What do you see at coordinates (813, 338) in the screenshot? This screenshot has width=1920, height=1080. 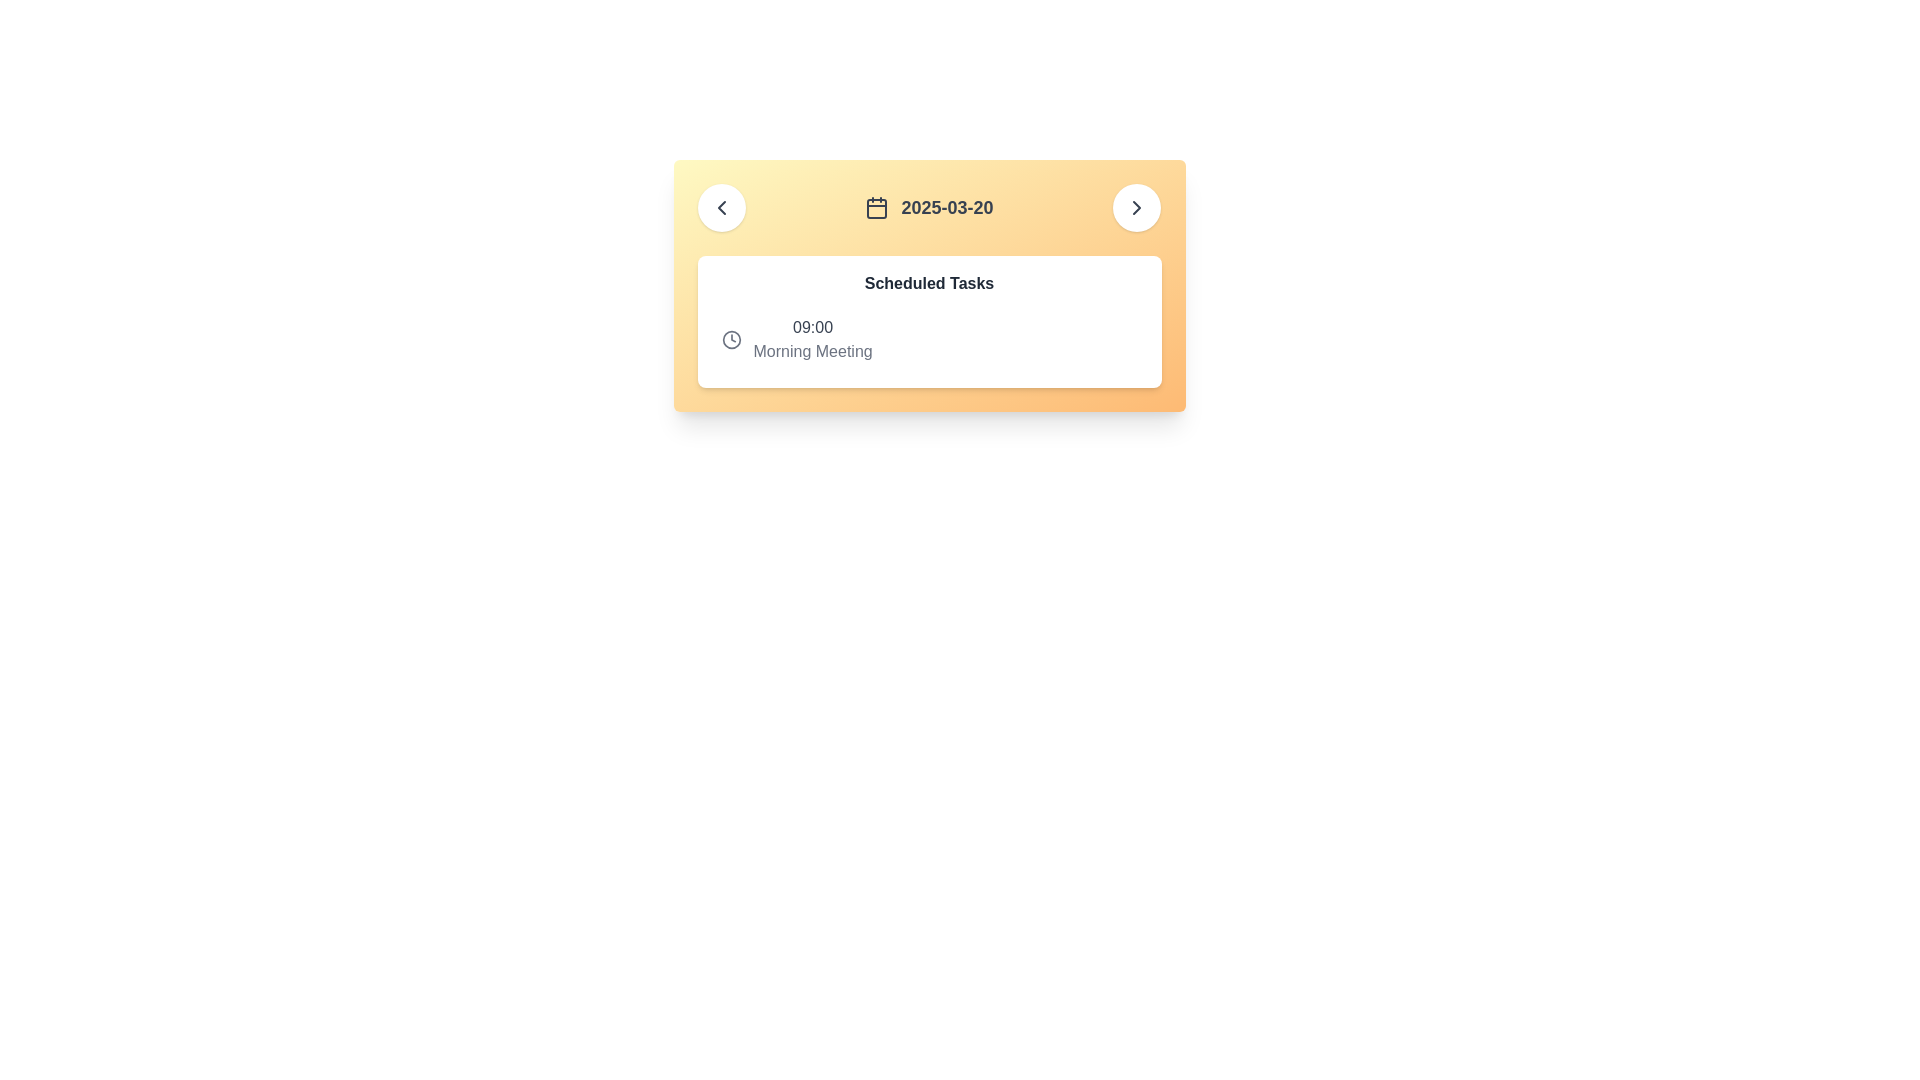 I see `the schedule entry text block displaying '09:00' and 'Morning Meeting', located in the 'Scheduled Tasks' section, immediately to the right of the clock icon` at bounding box center [813, 338].